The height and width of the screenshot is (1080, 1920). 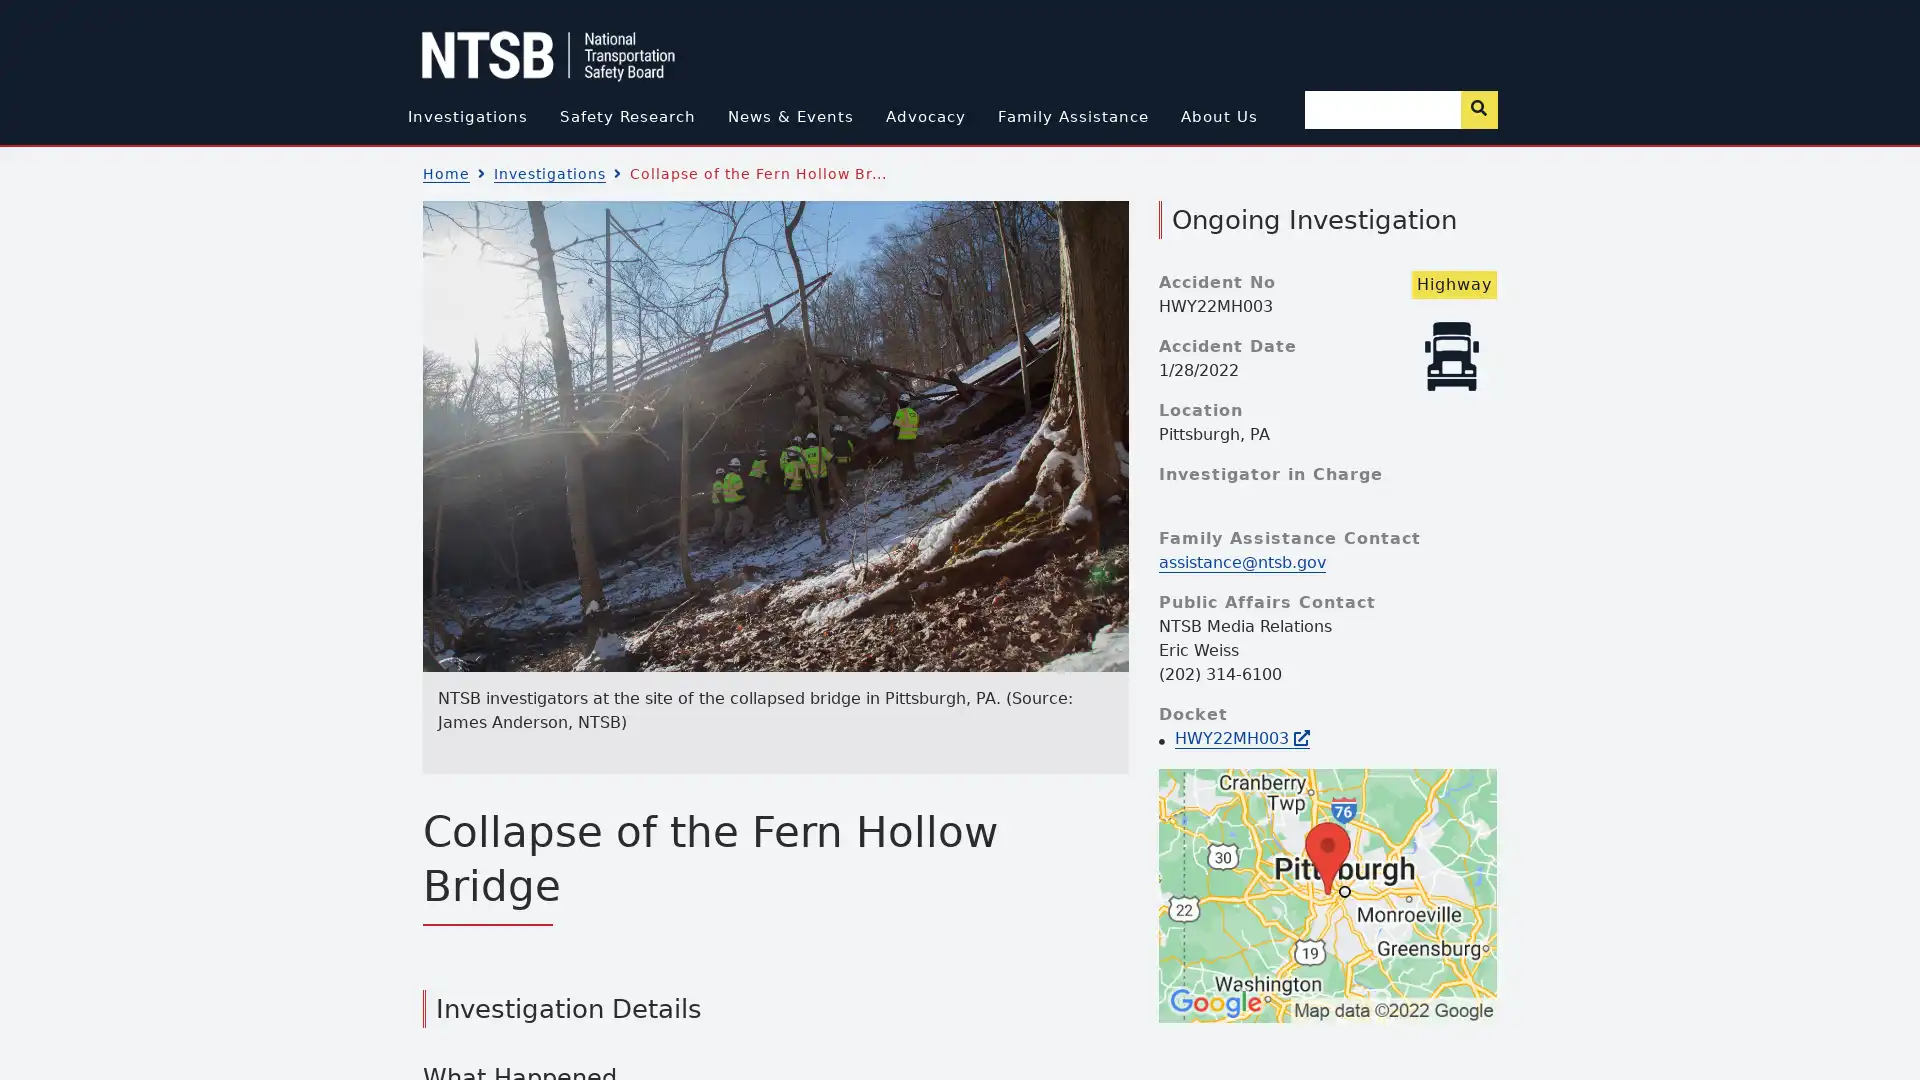 What do you see at coordinates (1071, 117) in the screenshot?
I see `Family Assistance` at bounding box center [1071, 117].